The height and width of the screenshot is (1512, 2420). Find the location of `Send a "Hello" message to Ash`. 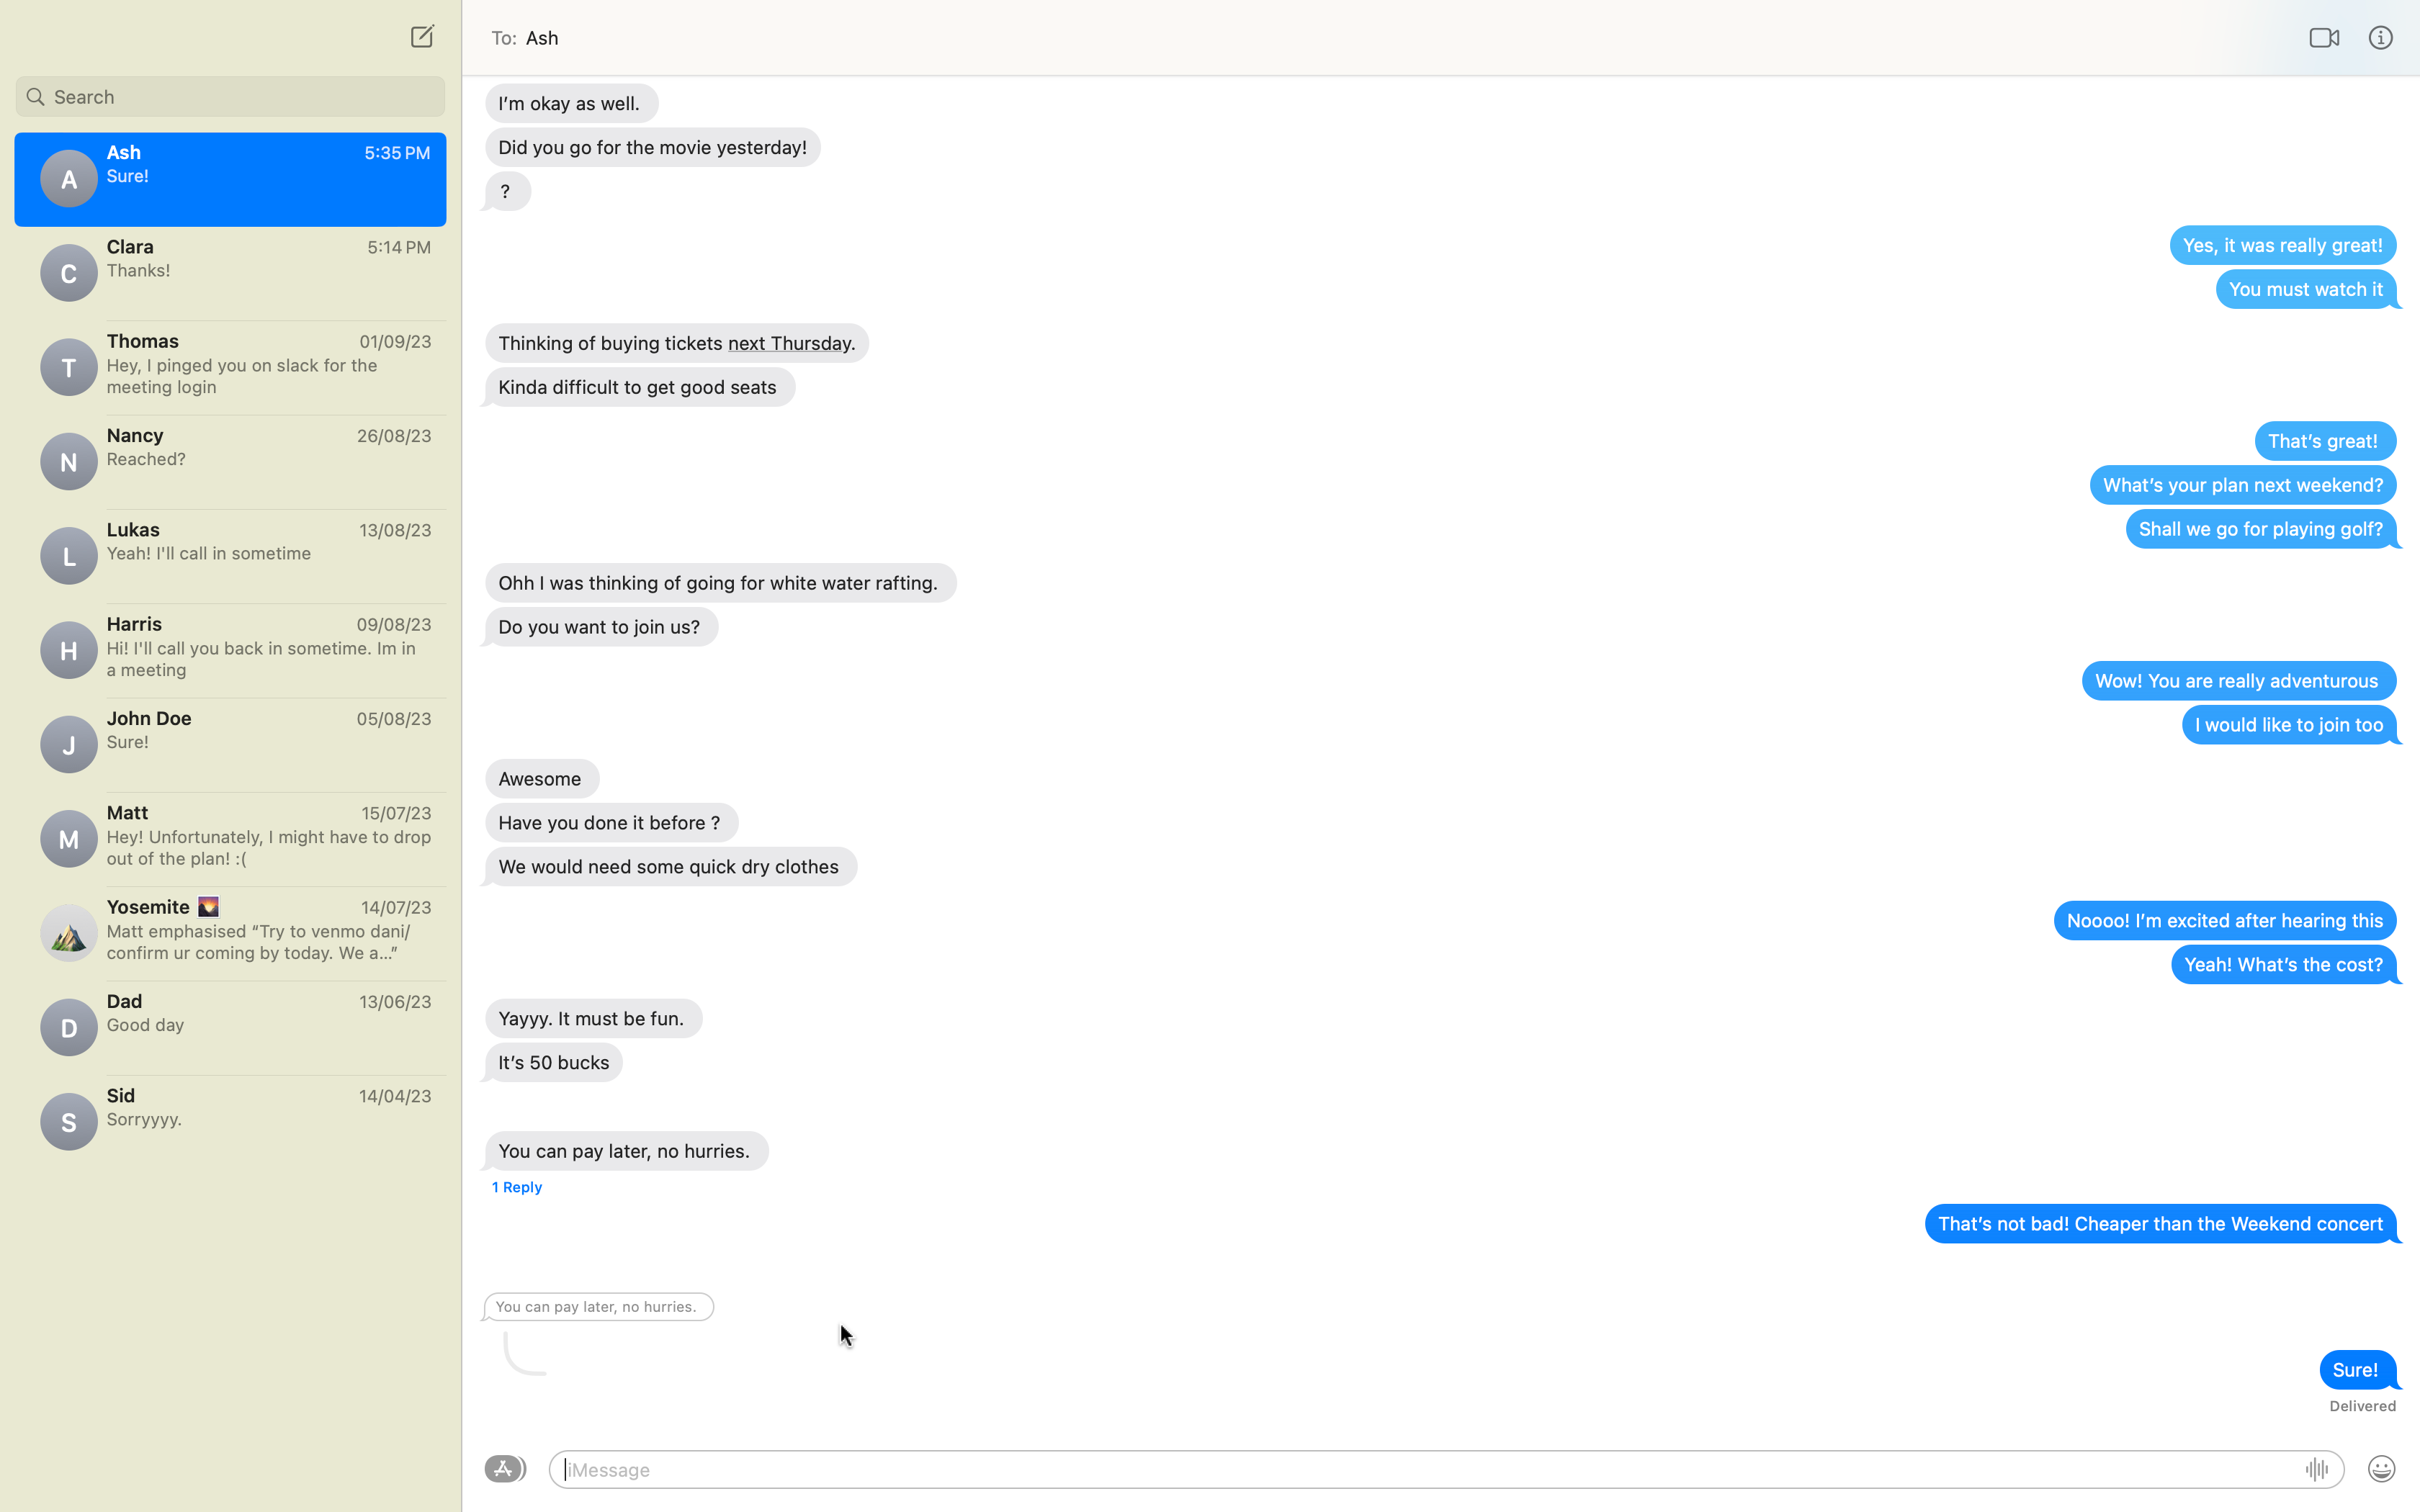

Send a "Hello" message to Ash is located at coordinates (1425, 1469).